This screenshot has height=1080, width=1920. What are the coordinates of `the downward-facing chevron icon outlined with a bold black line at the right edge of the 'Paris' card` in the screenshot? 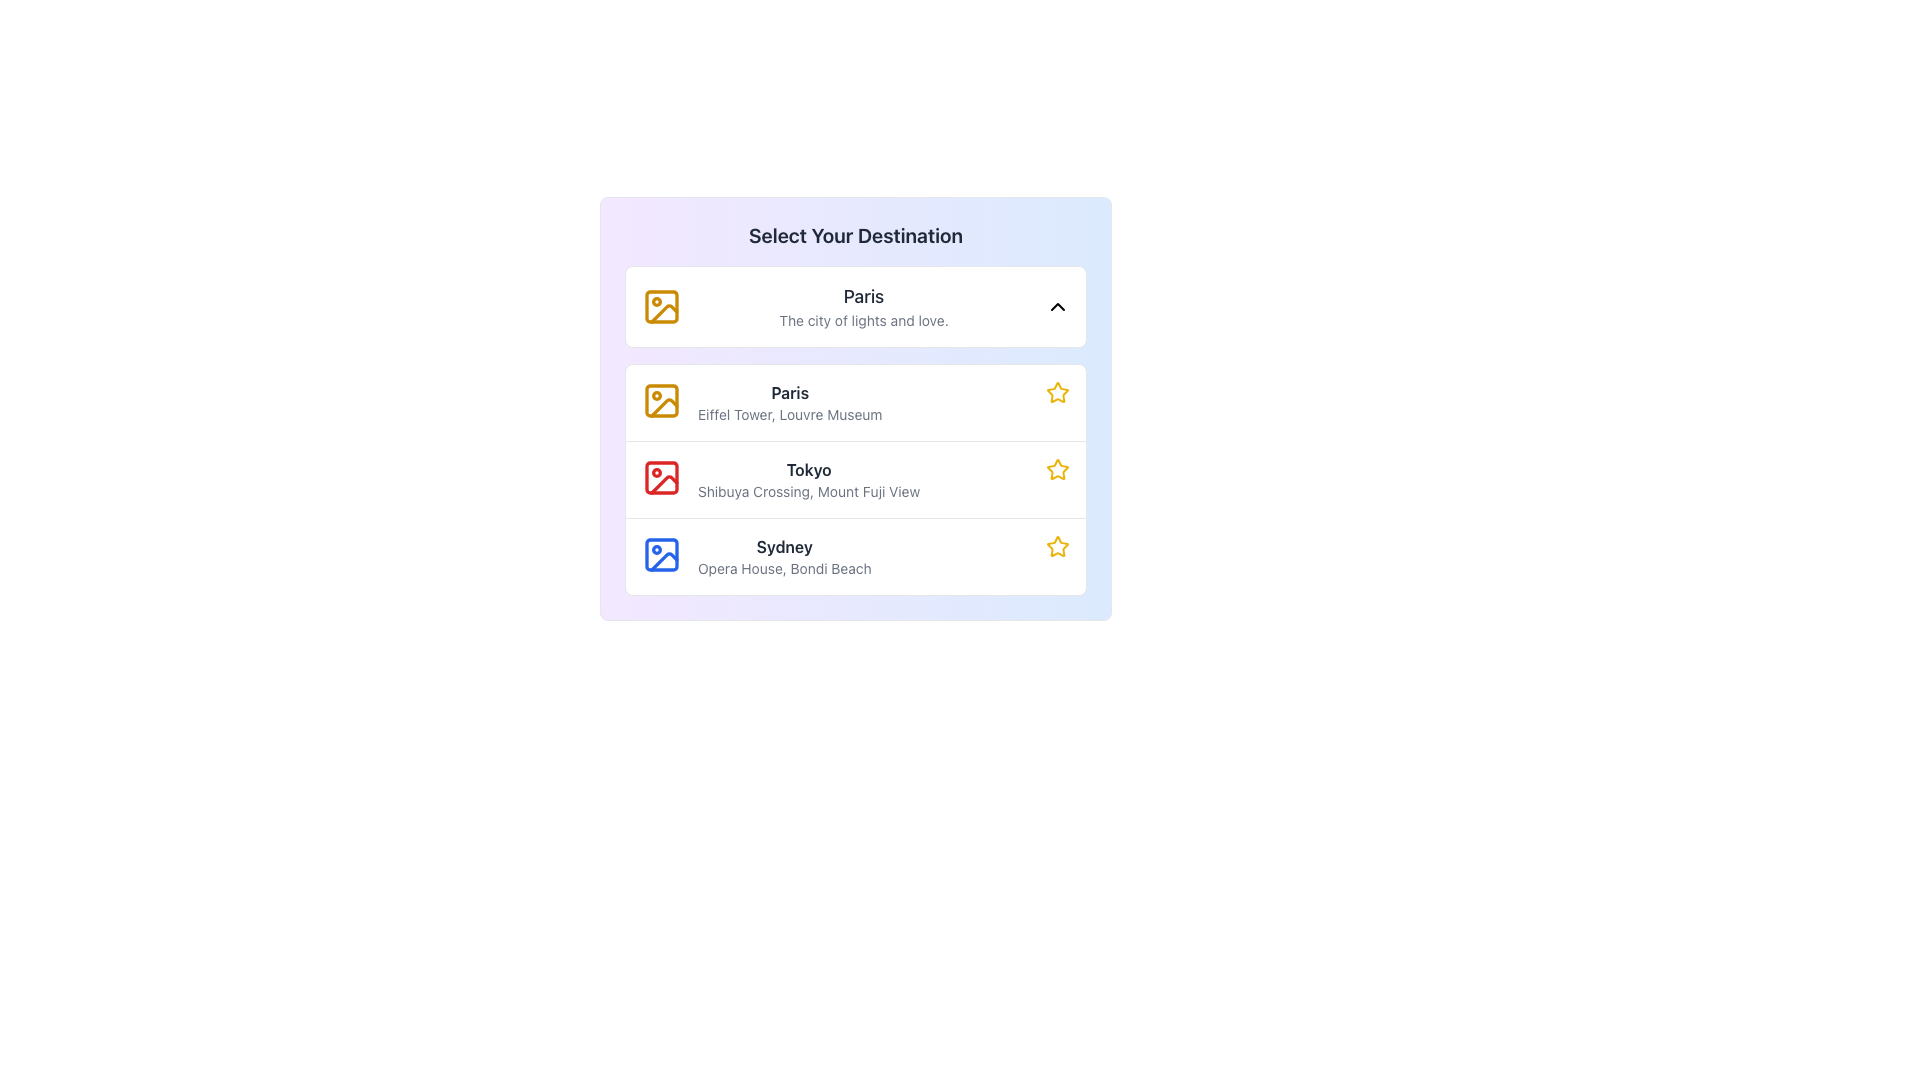 It's located at (1056, 307).